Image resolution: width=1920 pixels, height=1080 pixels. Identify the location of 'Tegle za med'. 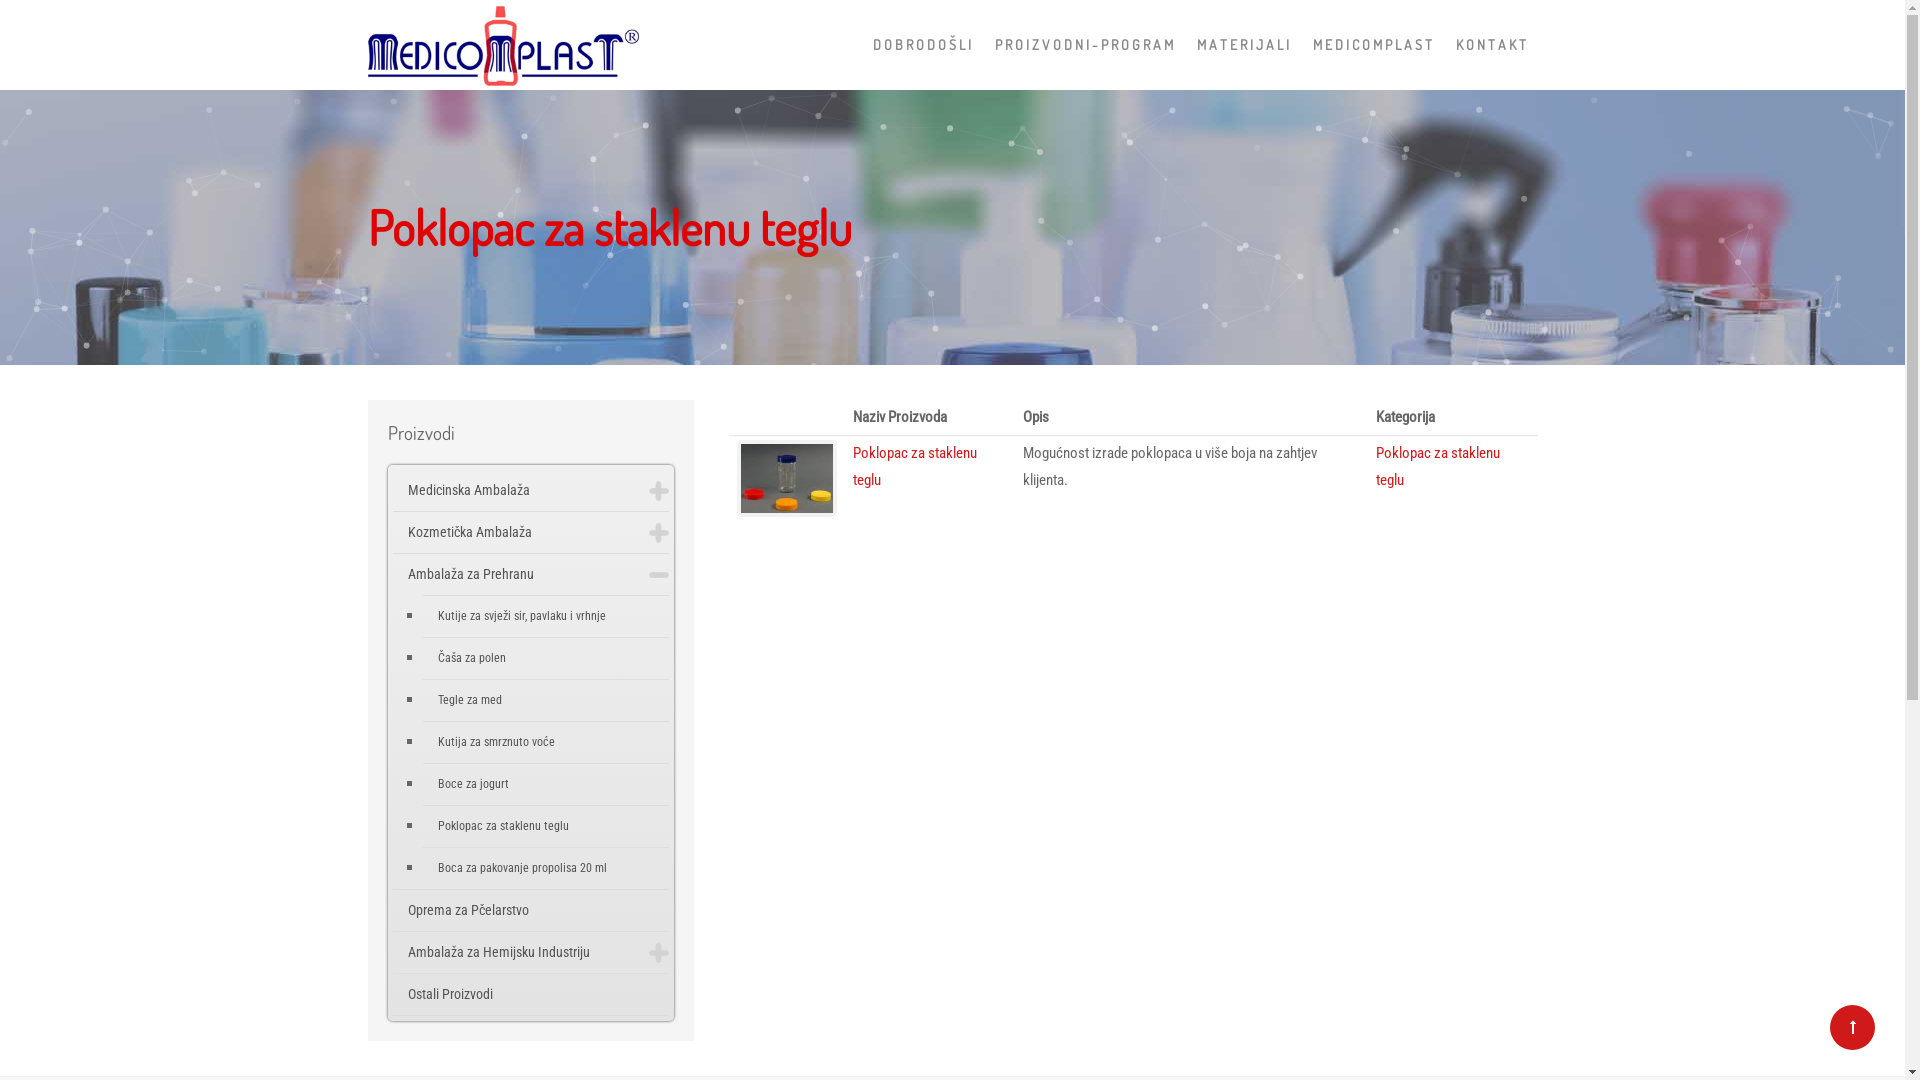
(545, 699).